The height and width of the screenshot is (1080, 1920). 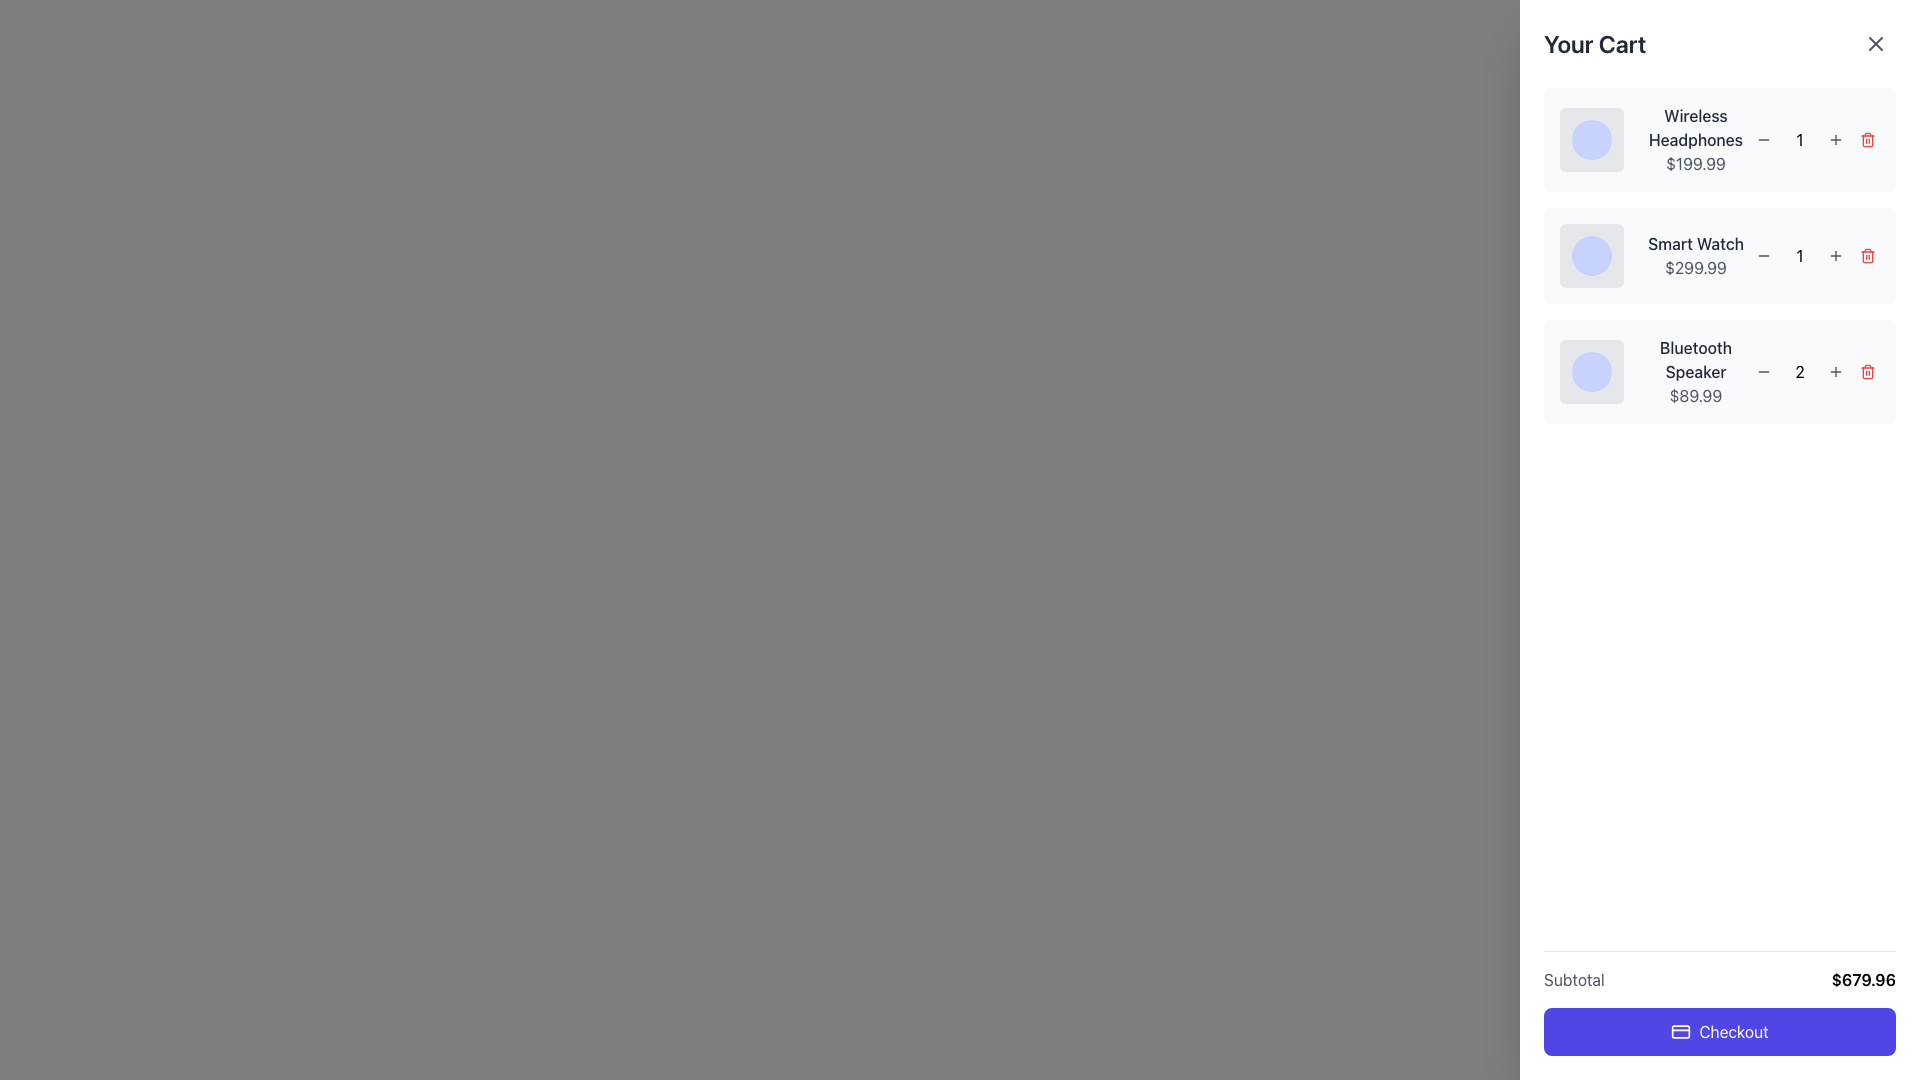 What do you see at coordinates (1836, 371) in the screenshot?
I see `the circular '+' button with a gray background in the cart overview for the 'Bluetooth Speaker' item` at bounding box center [1836, 371].